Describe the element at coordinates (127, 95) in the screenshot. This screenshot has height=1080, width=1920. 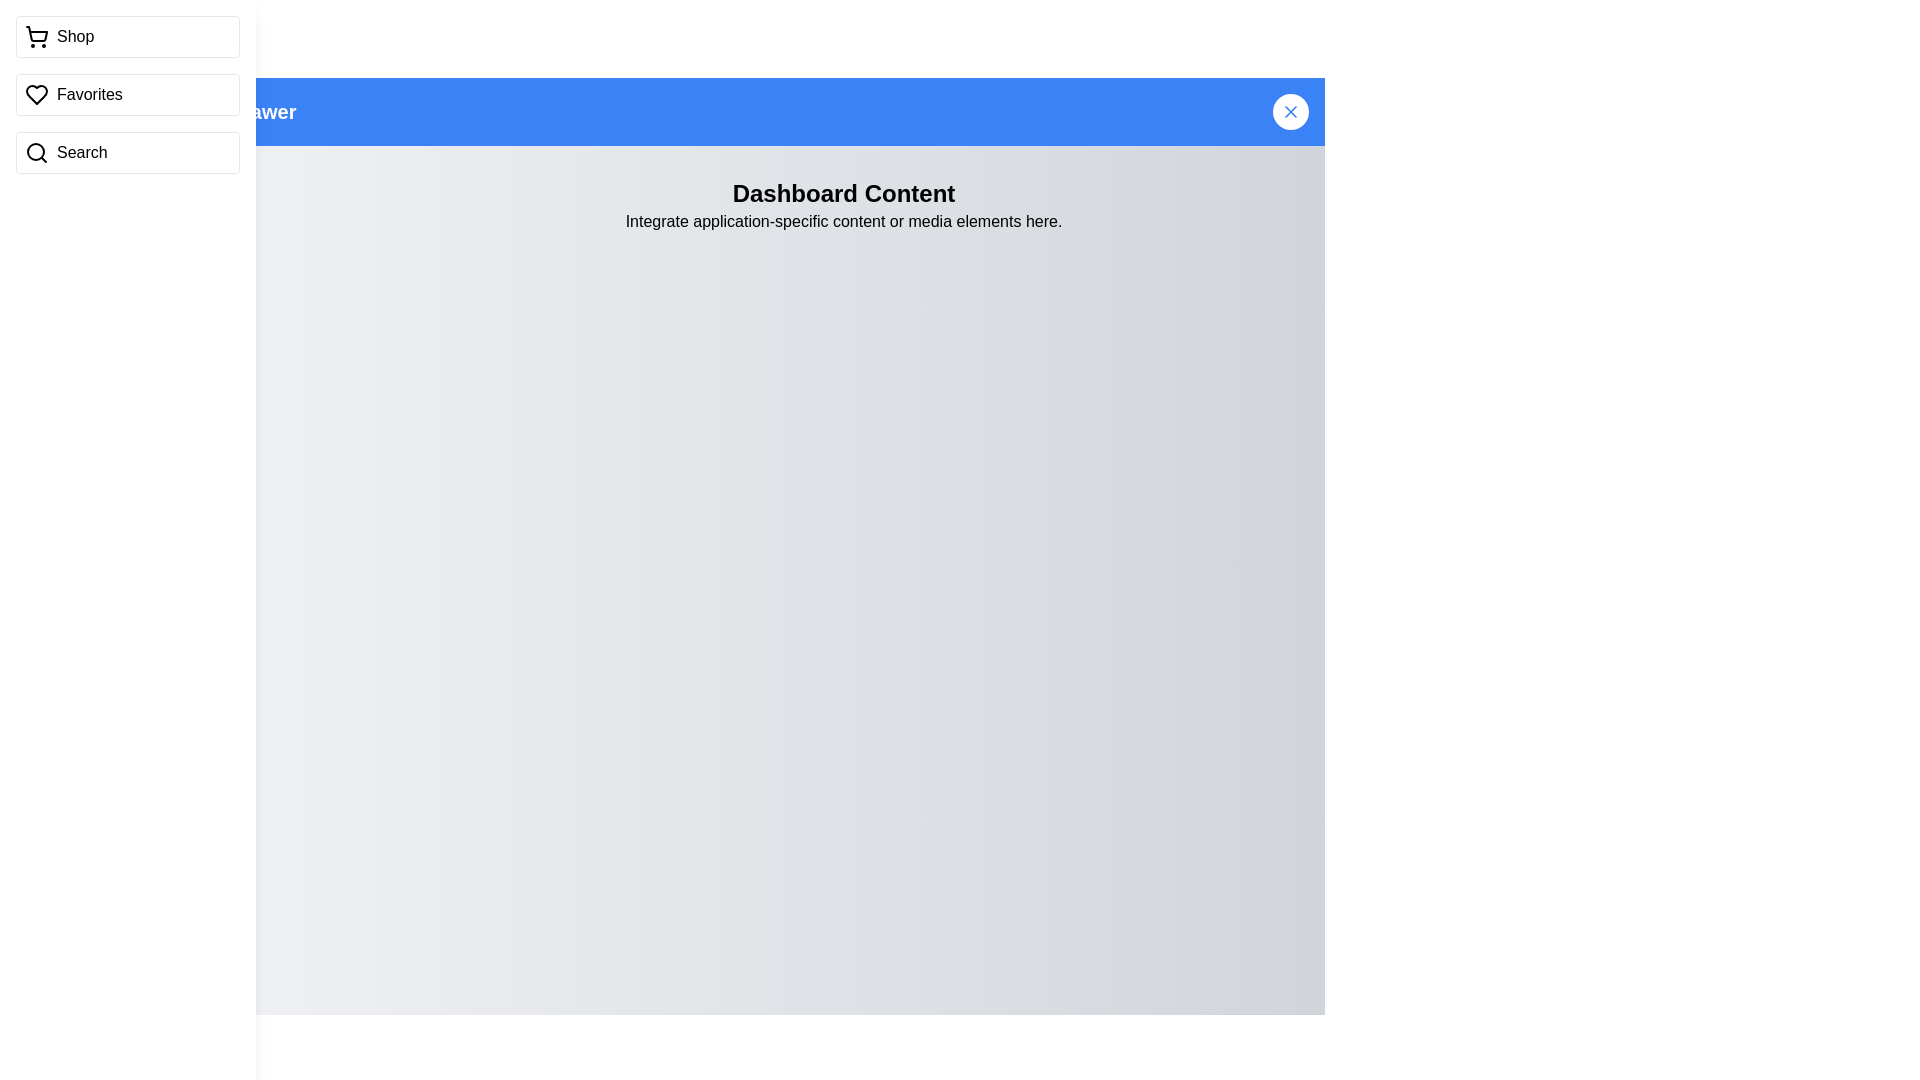
I see `the 'Shop' item in the vertical sidebar menu` at that location.